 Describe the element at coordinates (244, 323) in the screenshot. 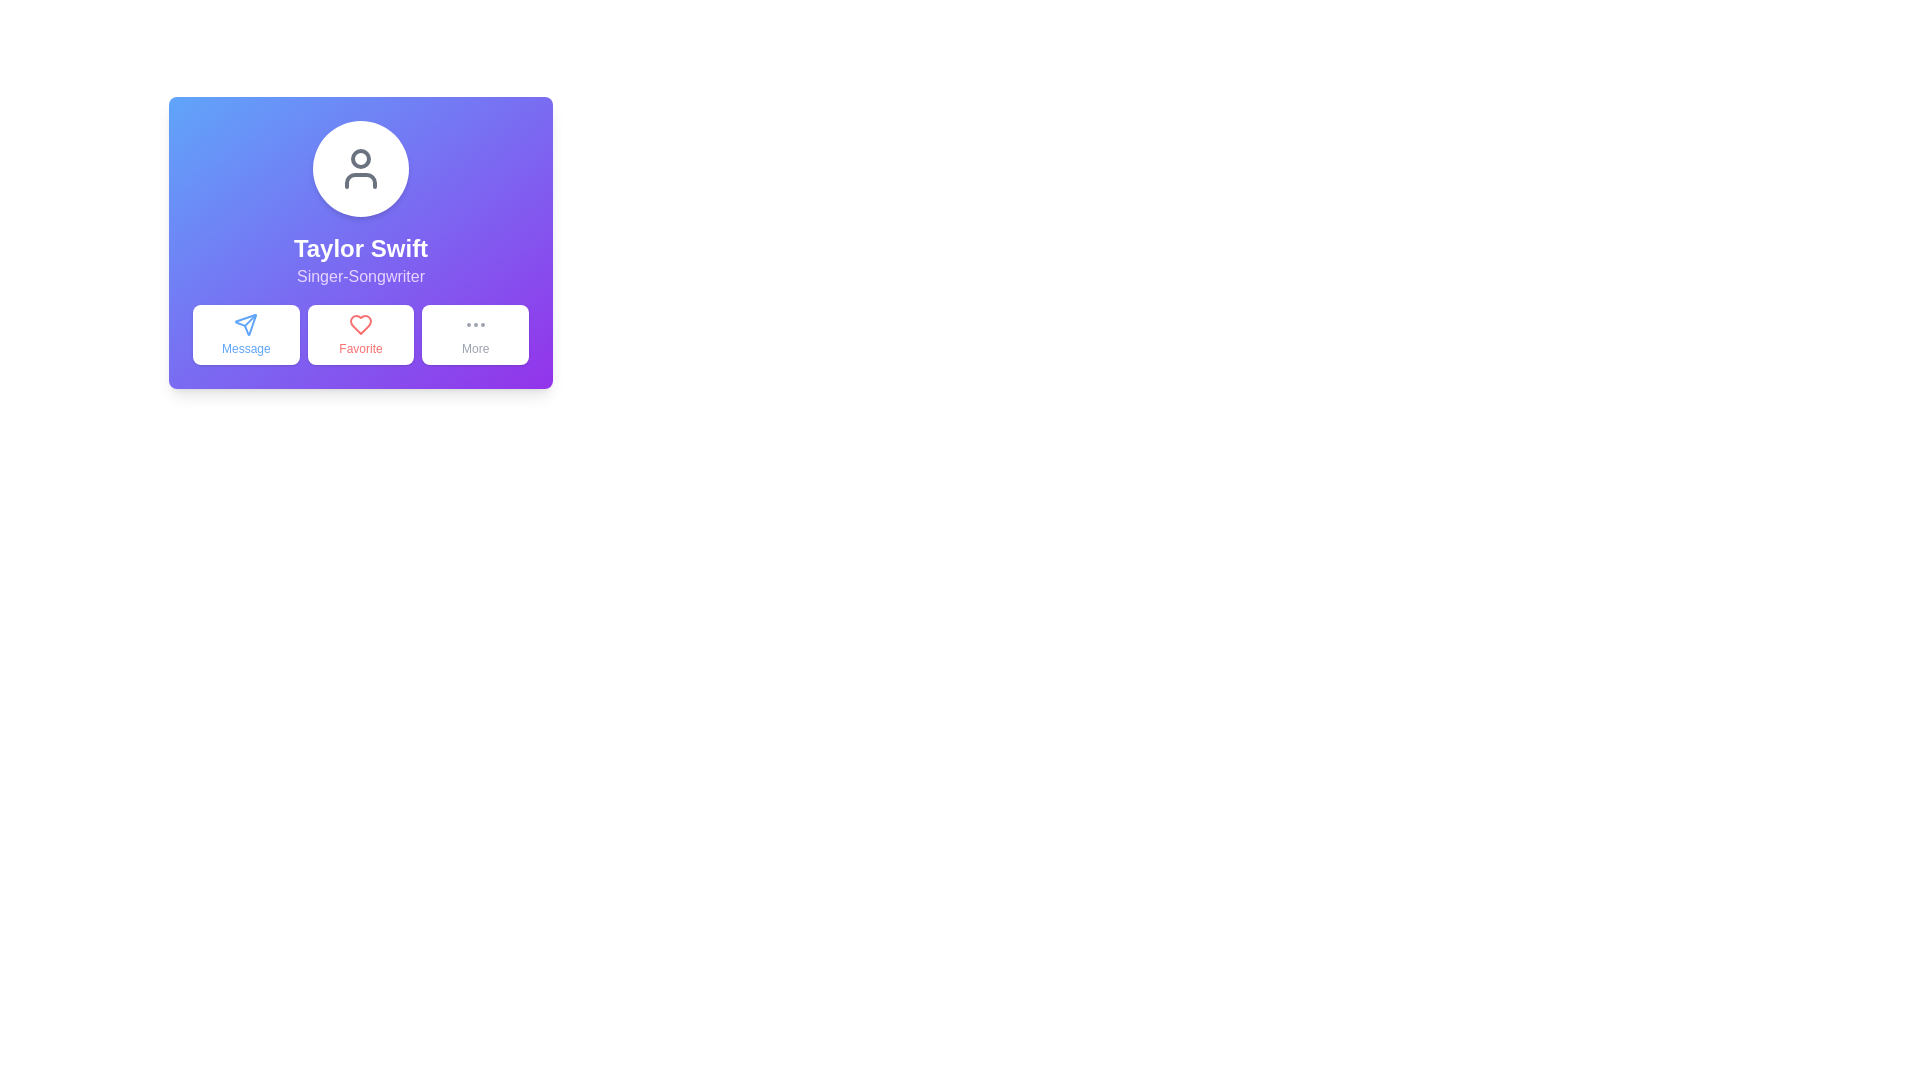

I see `the icon button located under the title 'Taylor Swift' and to the left of the 'Favorite' button` at that location.